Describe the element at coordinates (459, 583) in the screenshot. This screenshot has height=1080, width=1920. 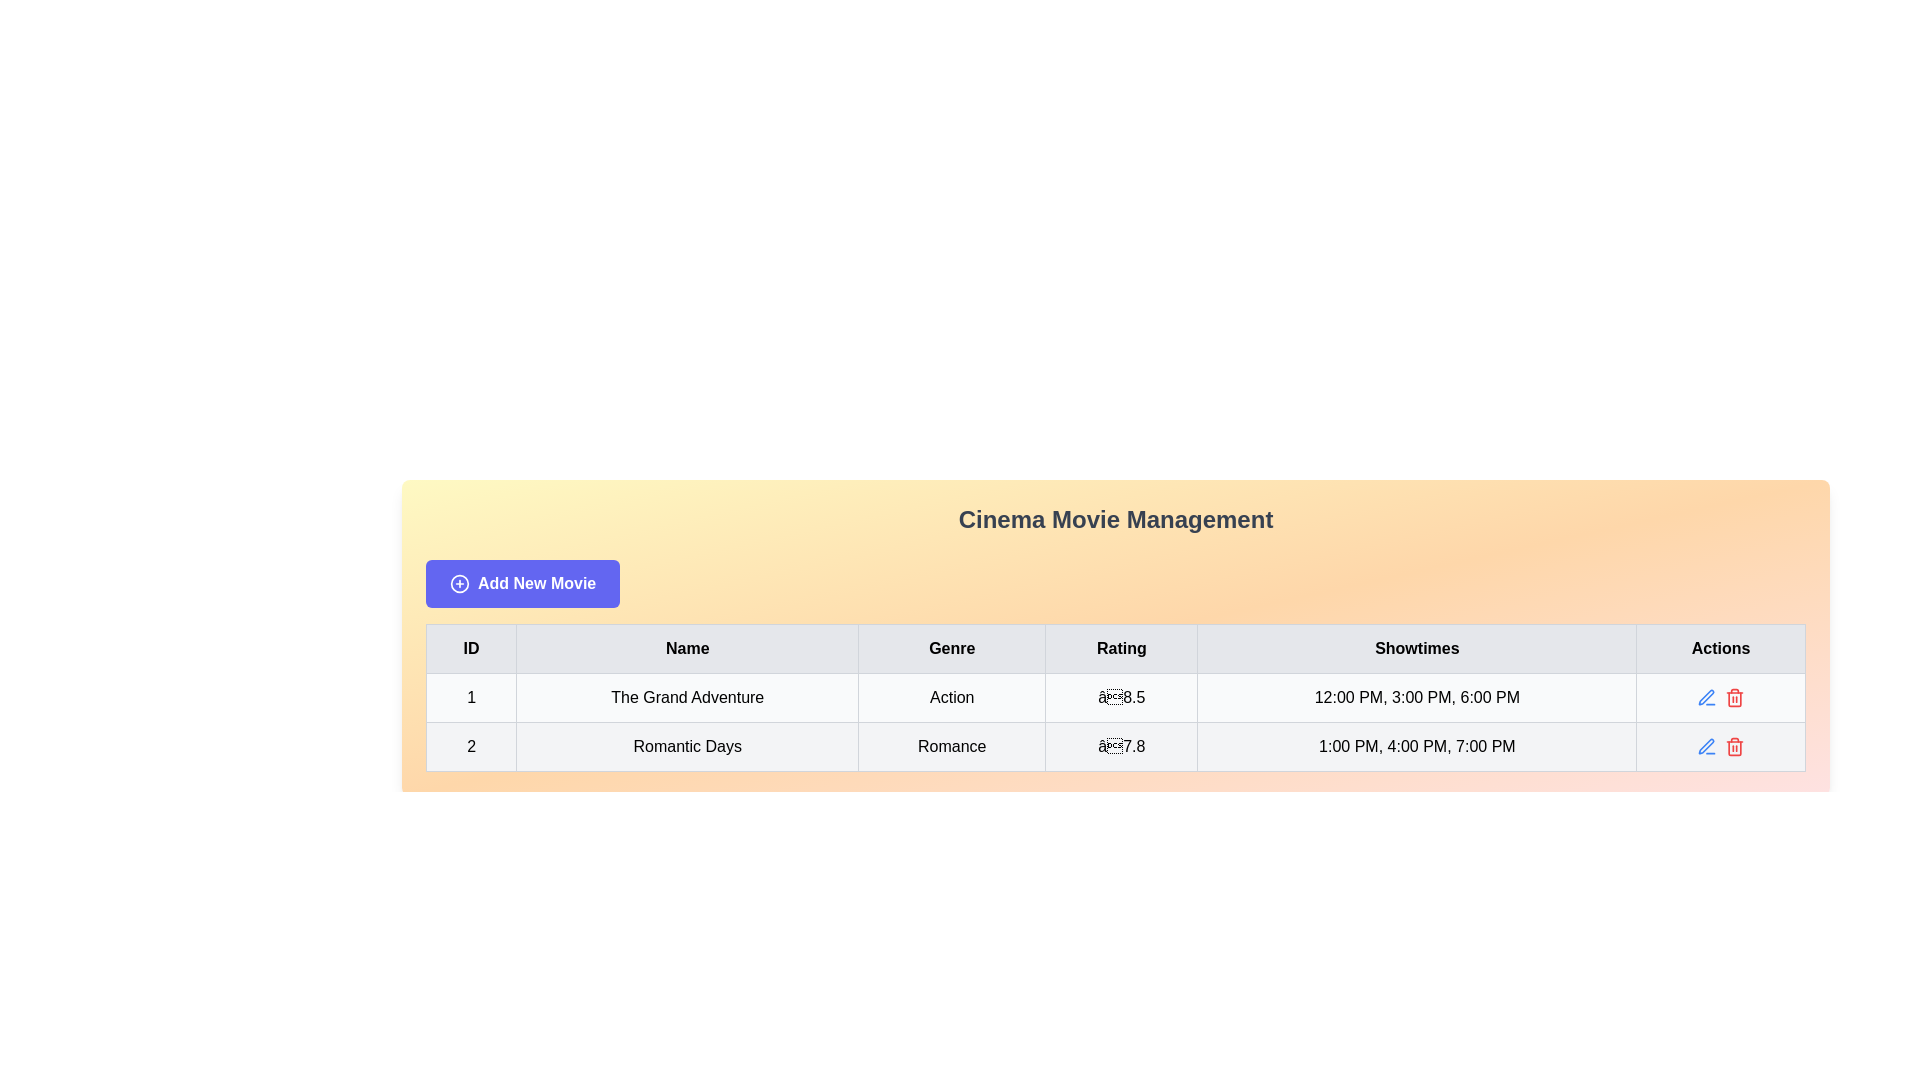
I see `the circular plus icon located to the left of the 'Add New Movie' button` at that location.